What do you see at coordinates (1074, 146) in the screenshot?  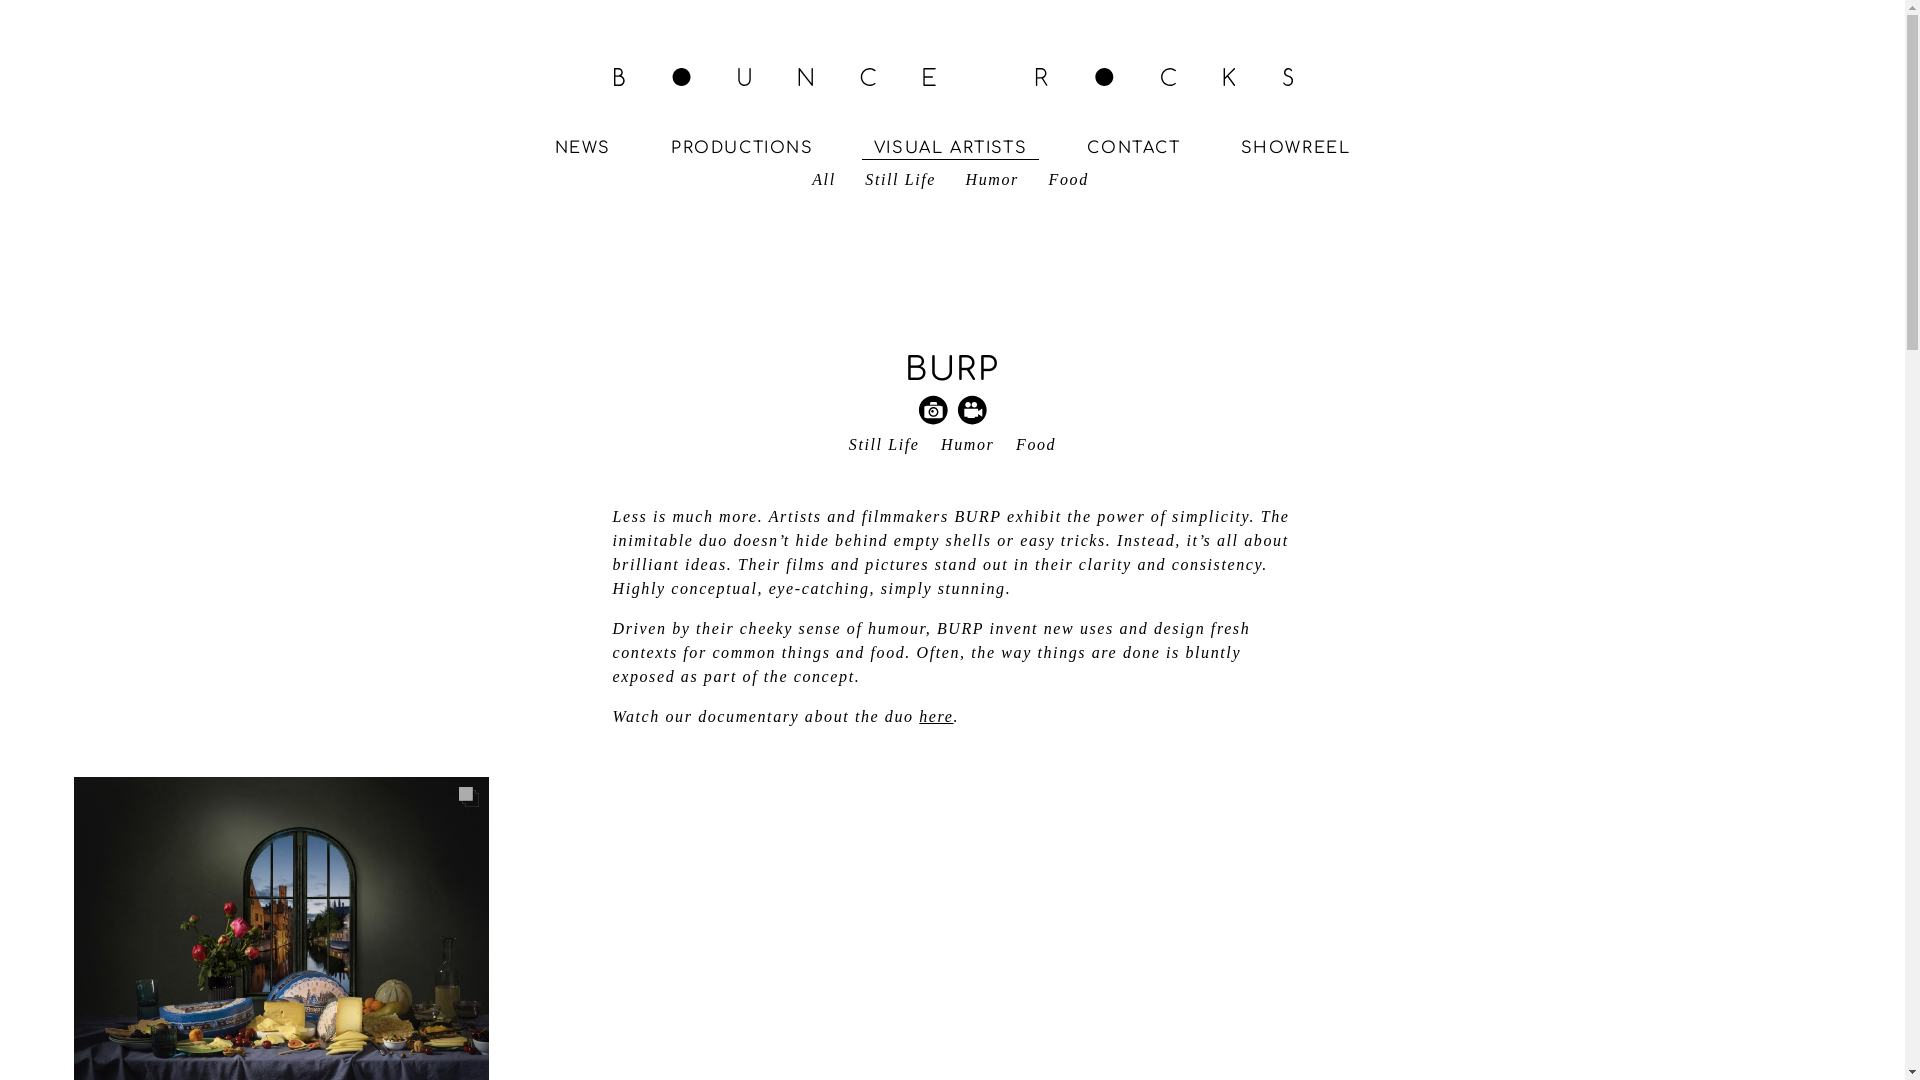 I see `'CONTACT'` at bounding box center [1074, 146].